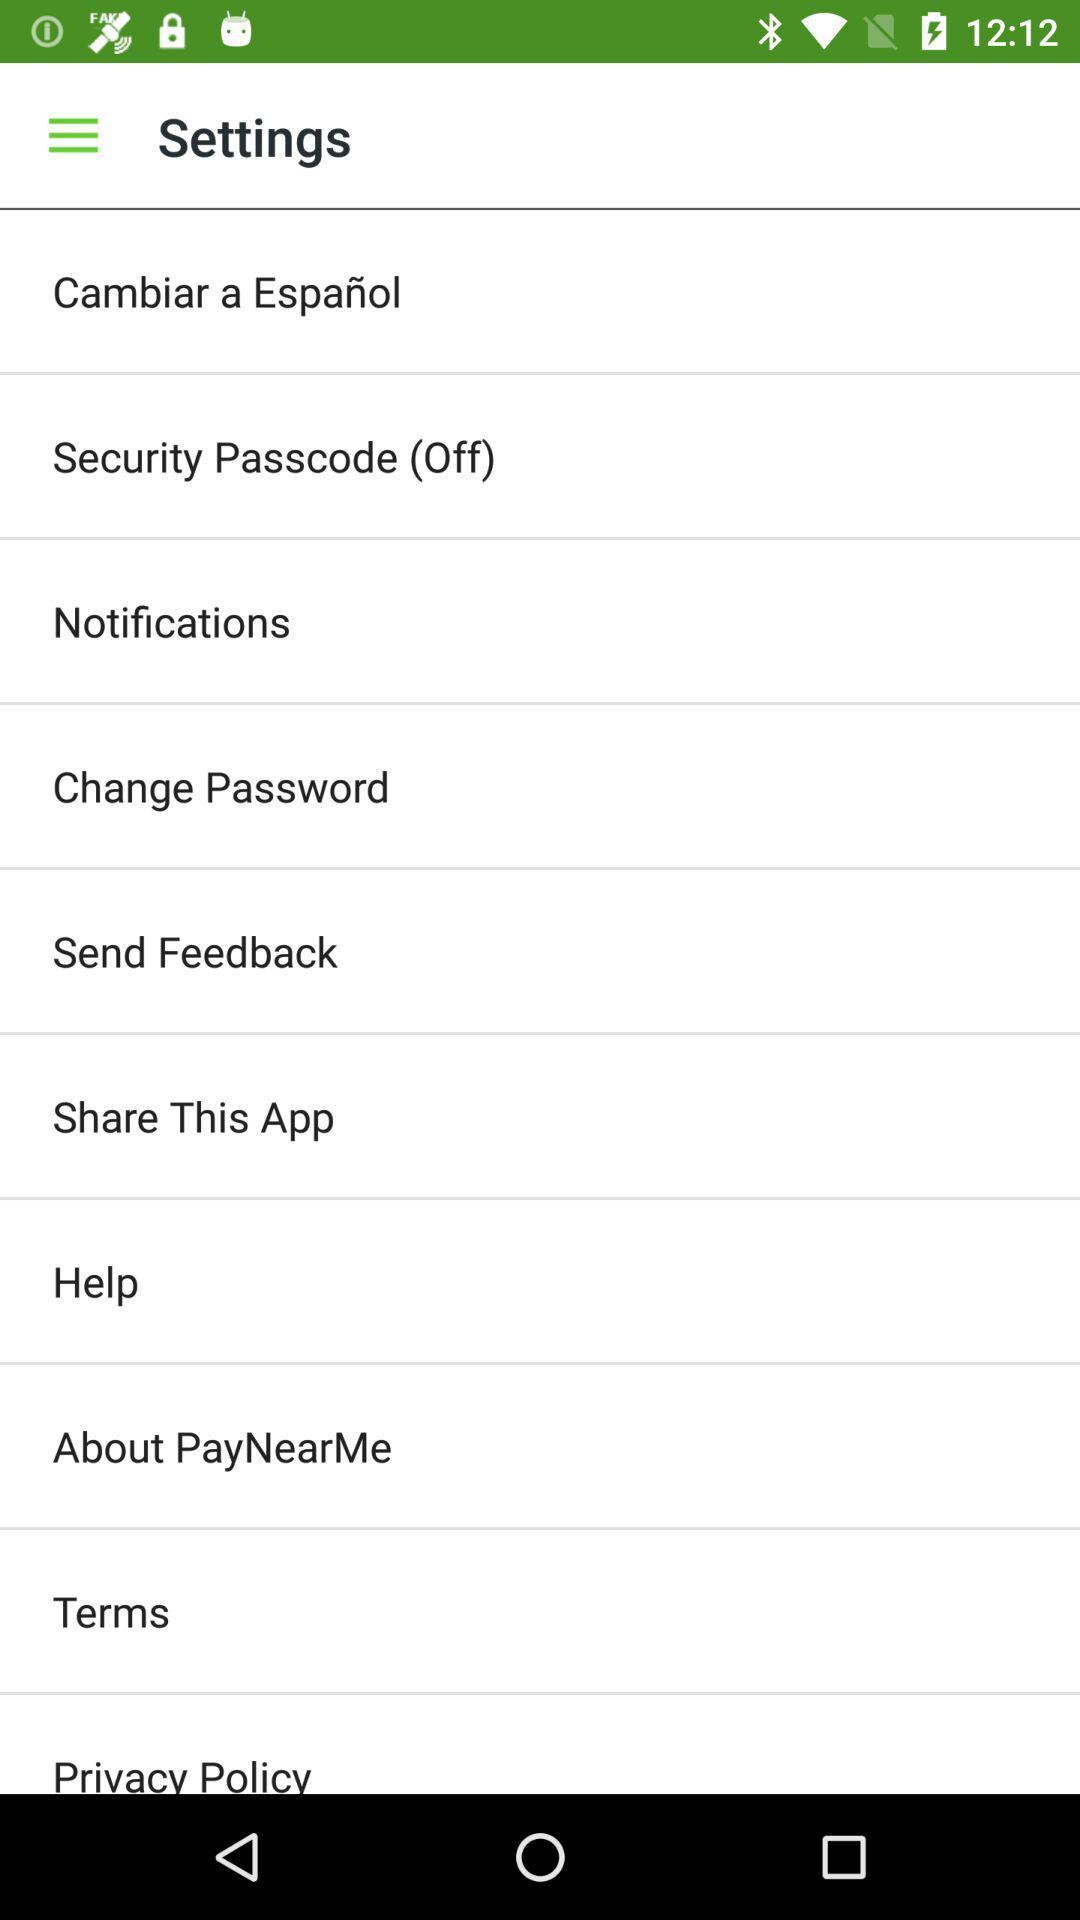 The width and height of the screenshot is (1080, 1920). Describe the element at coordinates (540, 1611) in the screenshot. I see `item above privacy policy item` at that location.